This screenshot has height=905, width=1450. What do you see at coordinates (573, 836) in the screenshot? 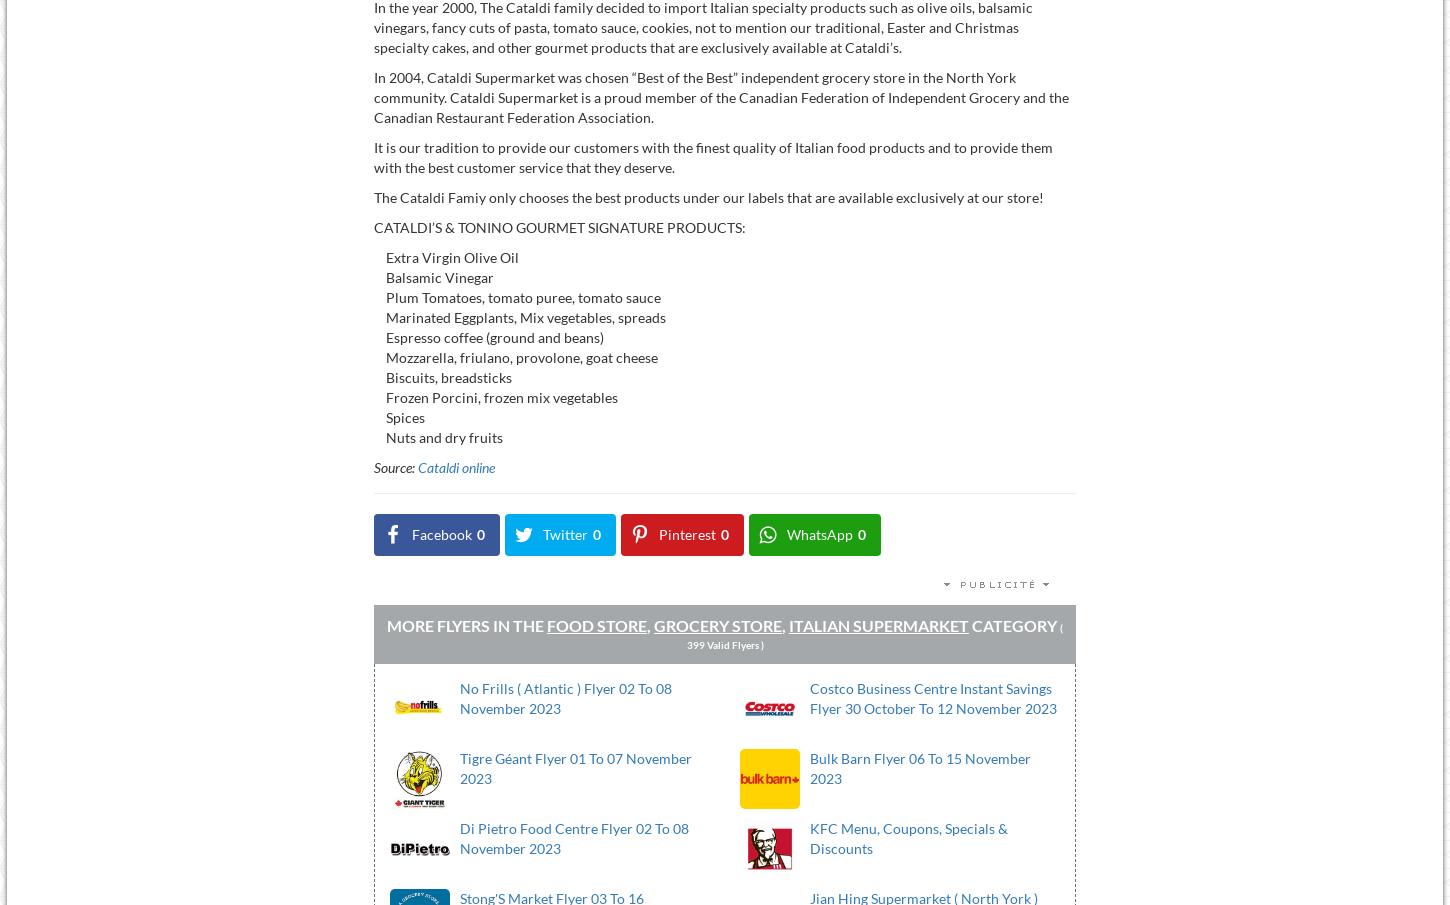
I see `'Di Pietro Food Centre Flyer 02 To 08 November 2023'` at bounding box center [573, 836].